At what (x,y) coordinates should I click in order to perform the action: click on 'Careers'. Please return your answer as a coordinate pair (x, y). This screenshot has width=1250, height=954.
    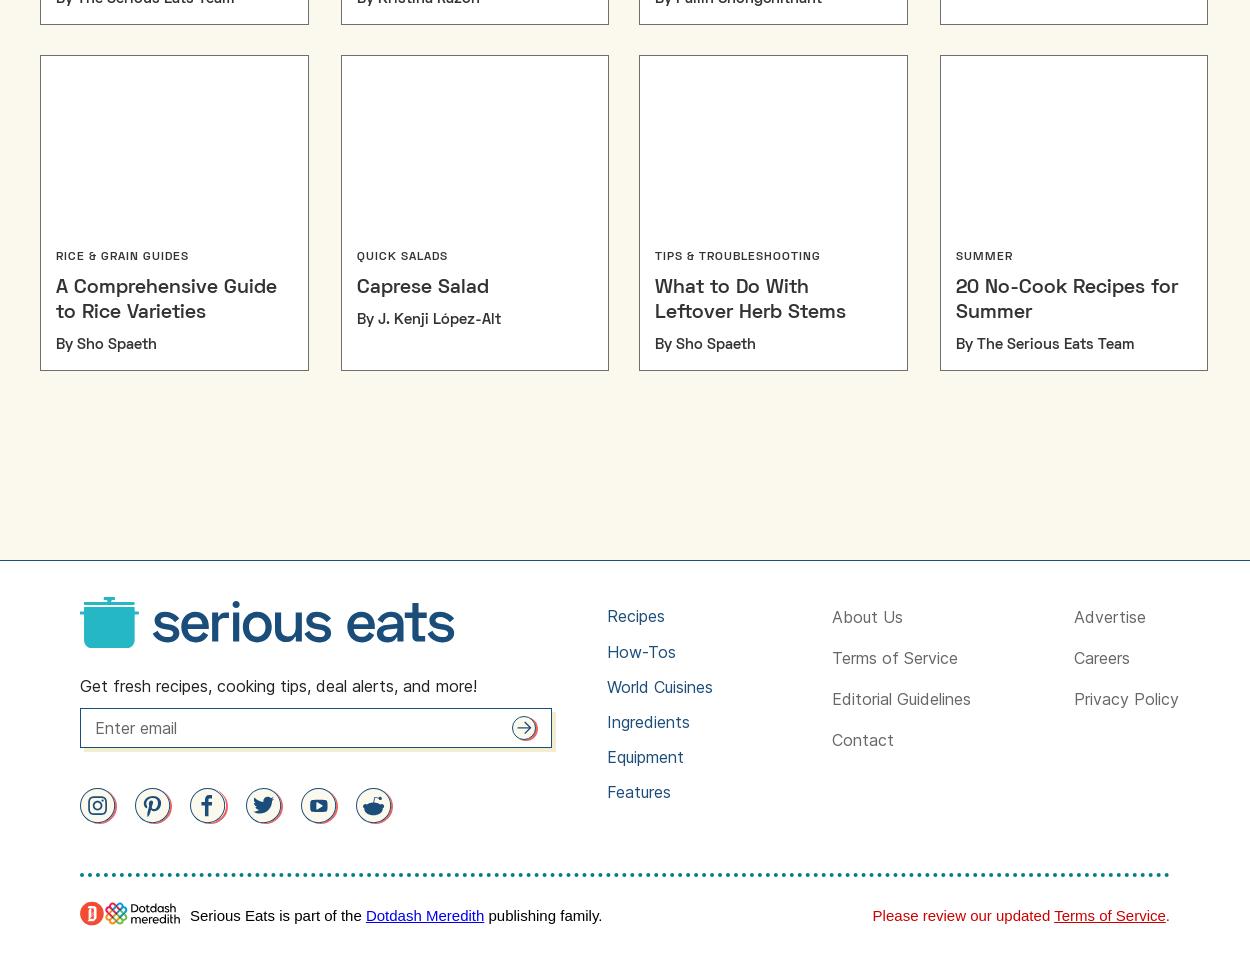
    Looking at the image, I should click on (1101, 656).